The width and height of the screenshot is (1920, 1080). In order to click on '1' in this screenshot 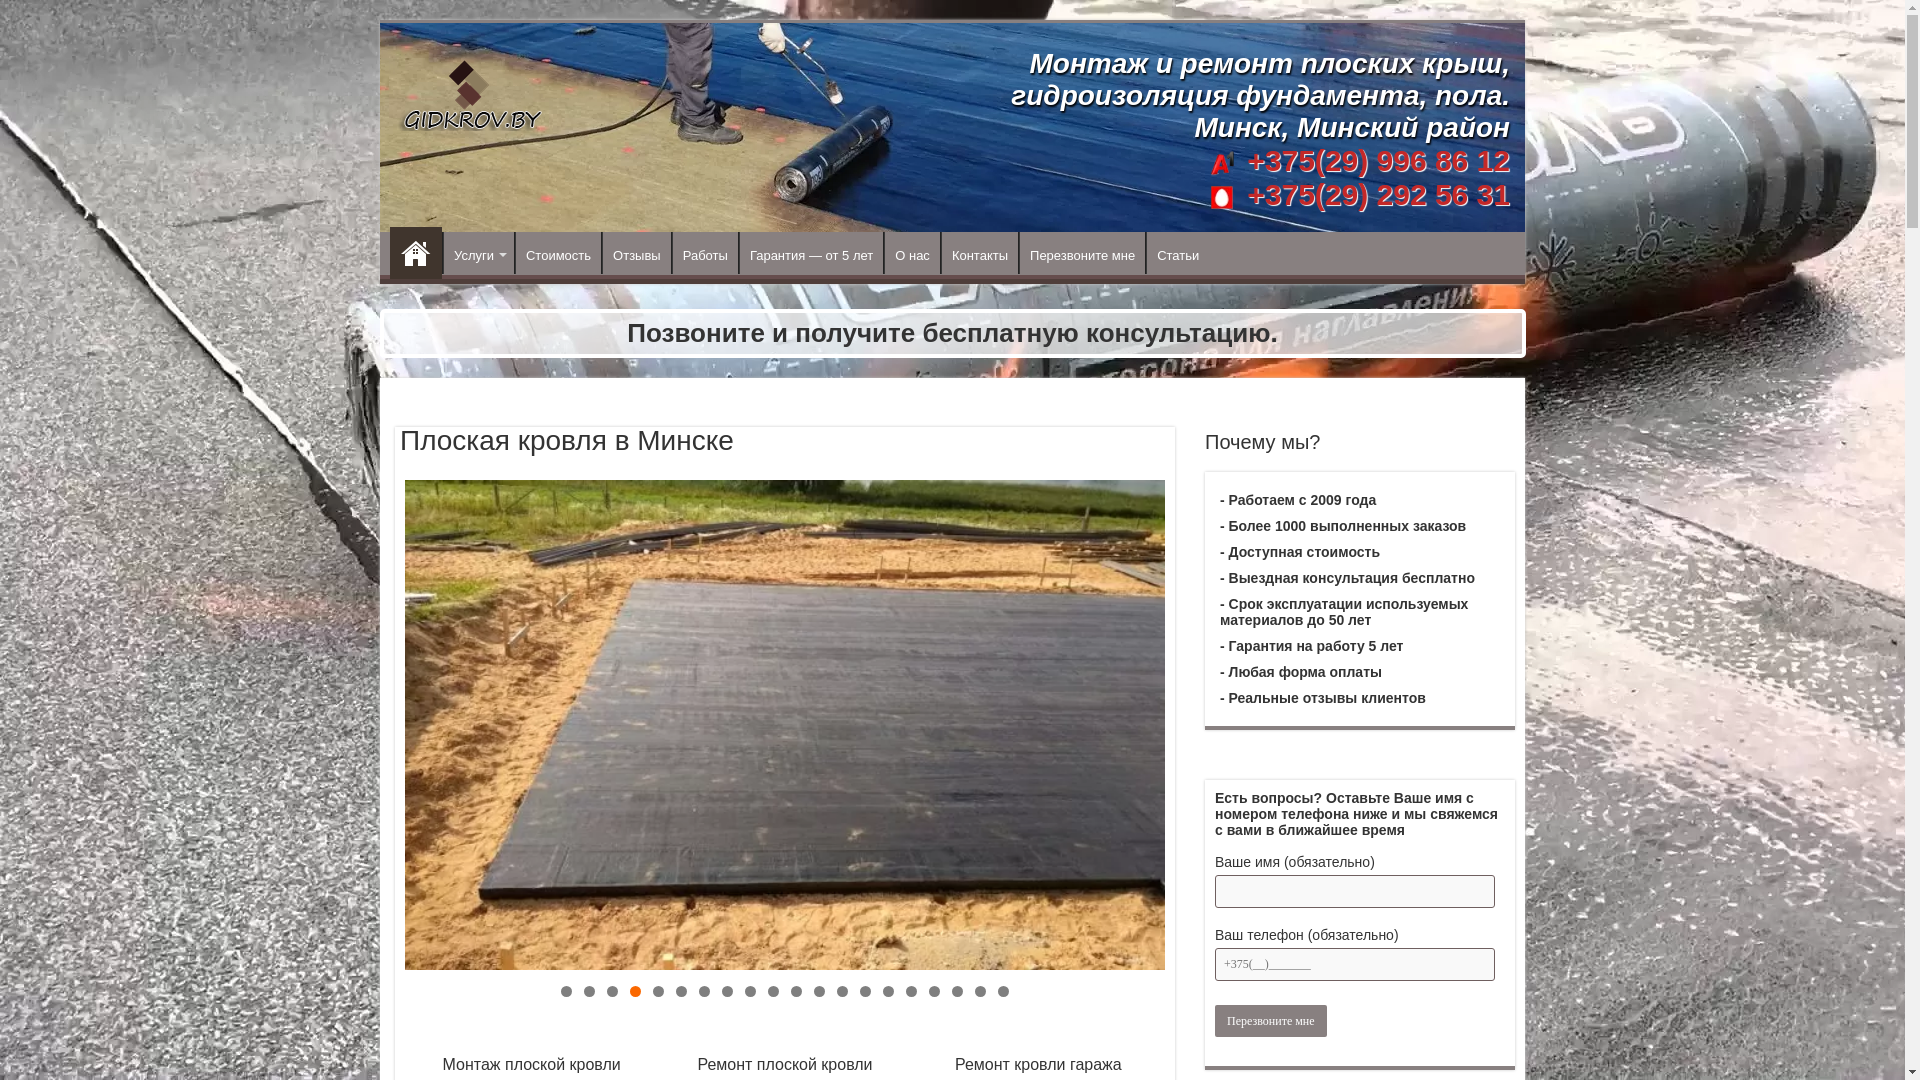, I will do `click(560, 991)`.